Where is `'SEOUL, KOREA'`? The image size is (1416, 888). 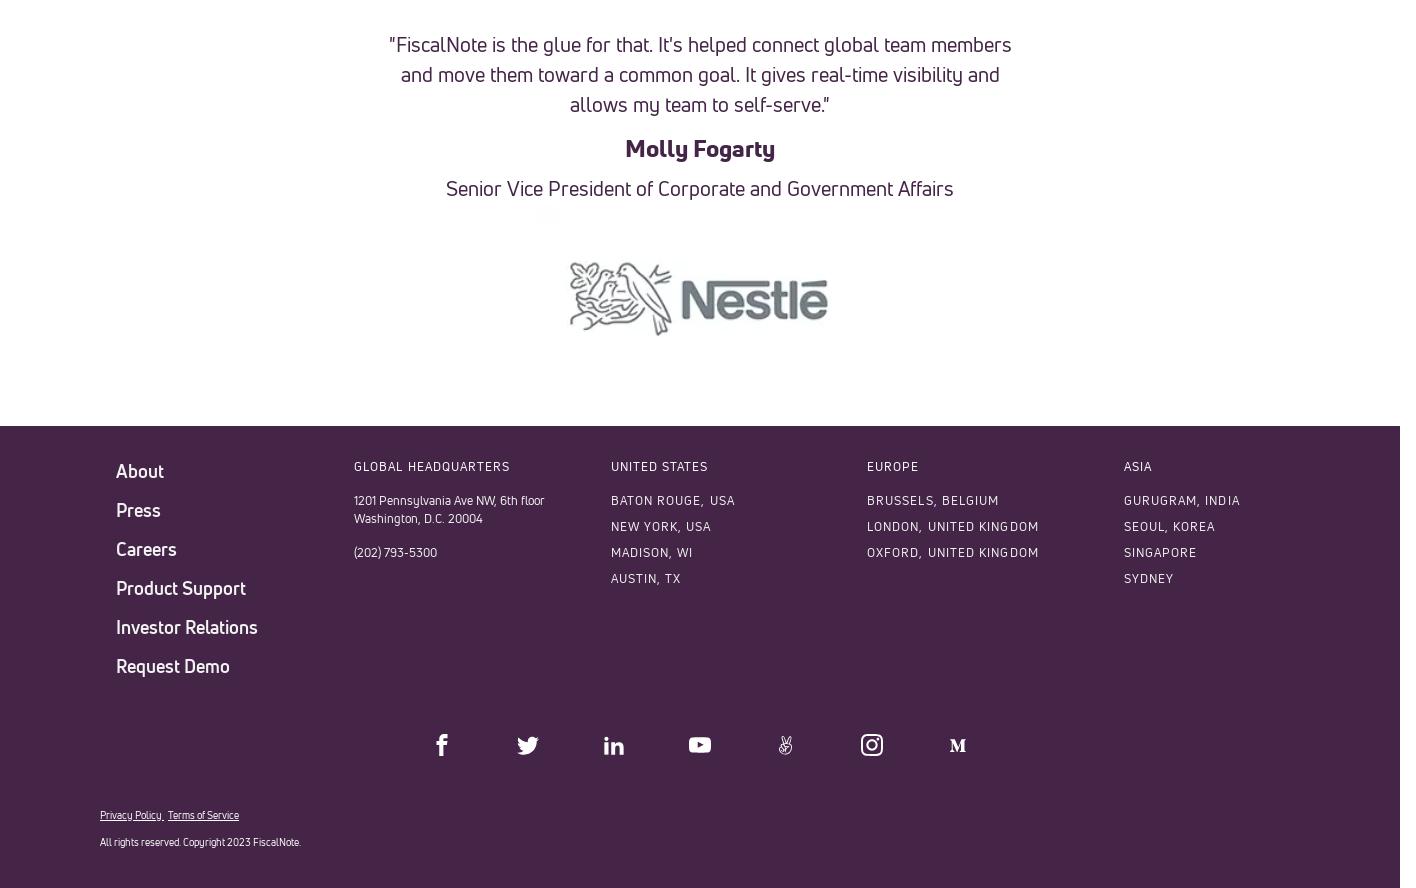 'SEOUL, KOREA' is located at coordinates (1168, 524).